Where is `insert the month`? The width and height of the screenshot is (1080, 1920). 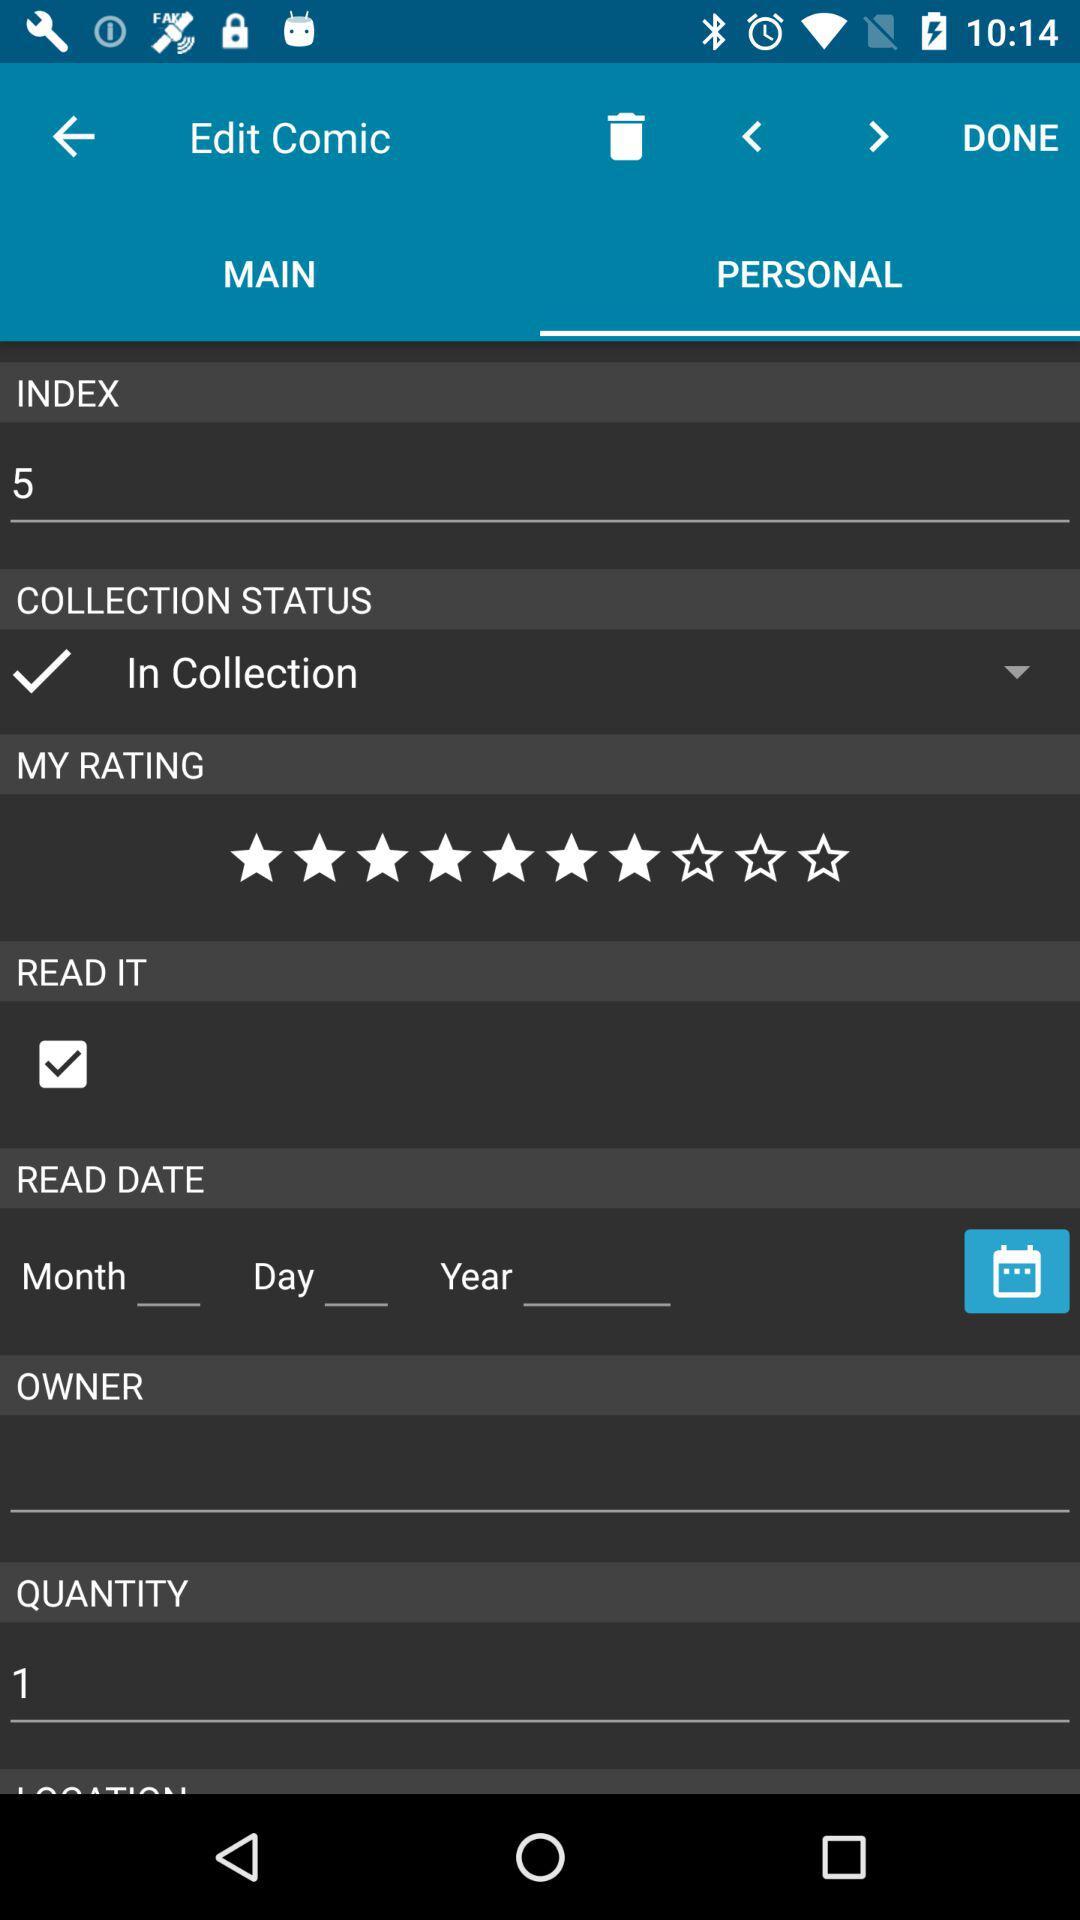 insert the month is located at coordinates (167, 1266).